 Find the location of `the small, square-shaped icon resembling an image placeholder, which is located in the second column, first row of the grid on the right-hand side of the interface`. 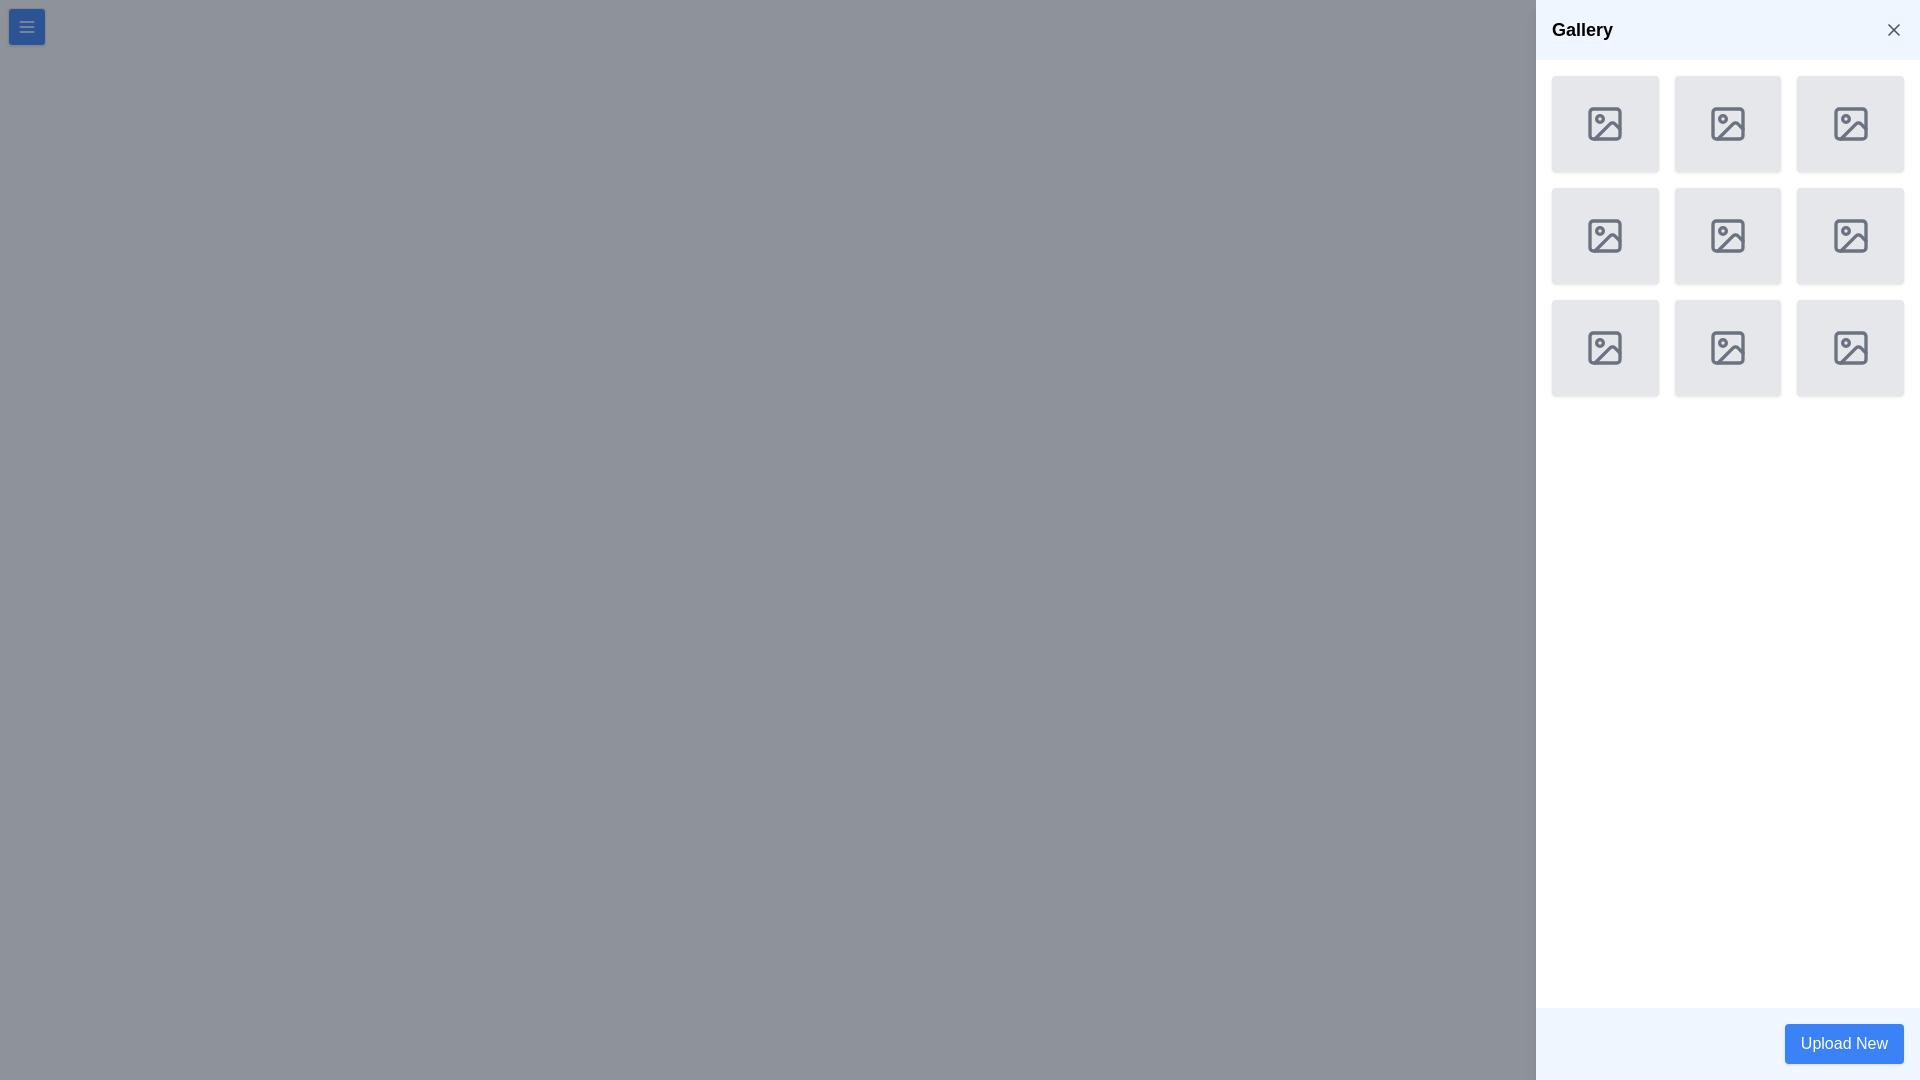

the small, square-shaped icon resembling an image placeholder, which is located in the second column, first row of the grid on the right-hand side of the interface is located at coordinates (1727, 123).